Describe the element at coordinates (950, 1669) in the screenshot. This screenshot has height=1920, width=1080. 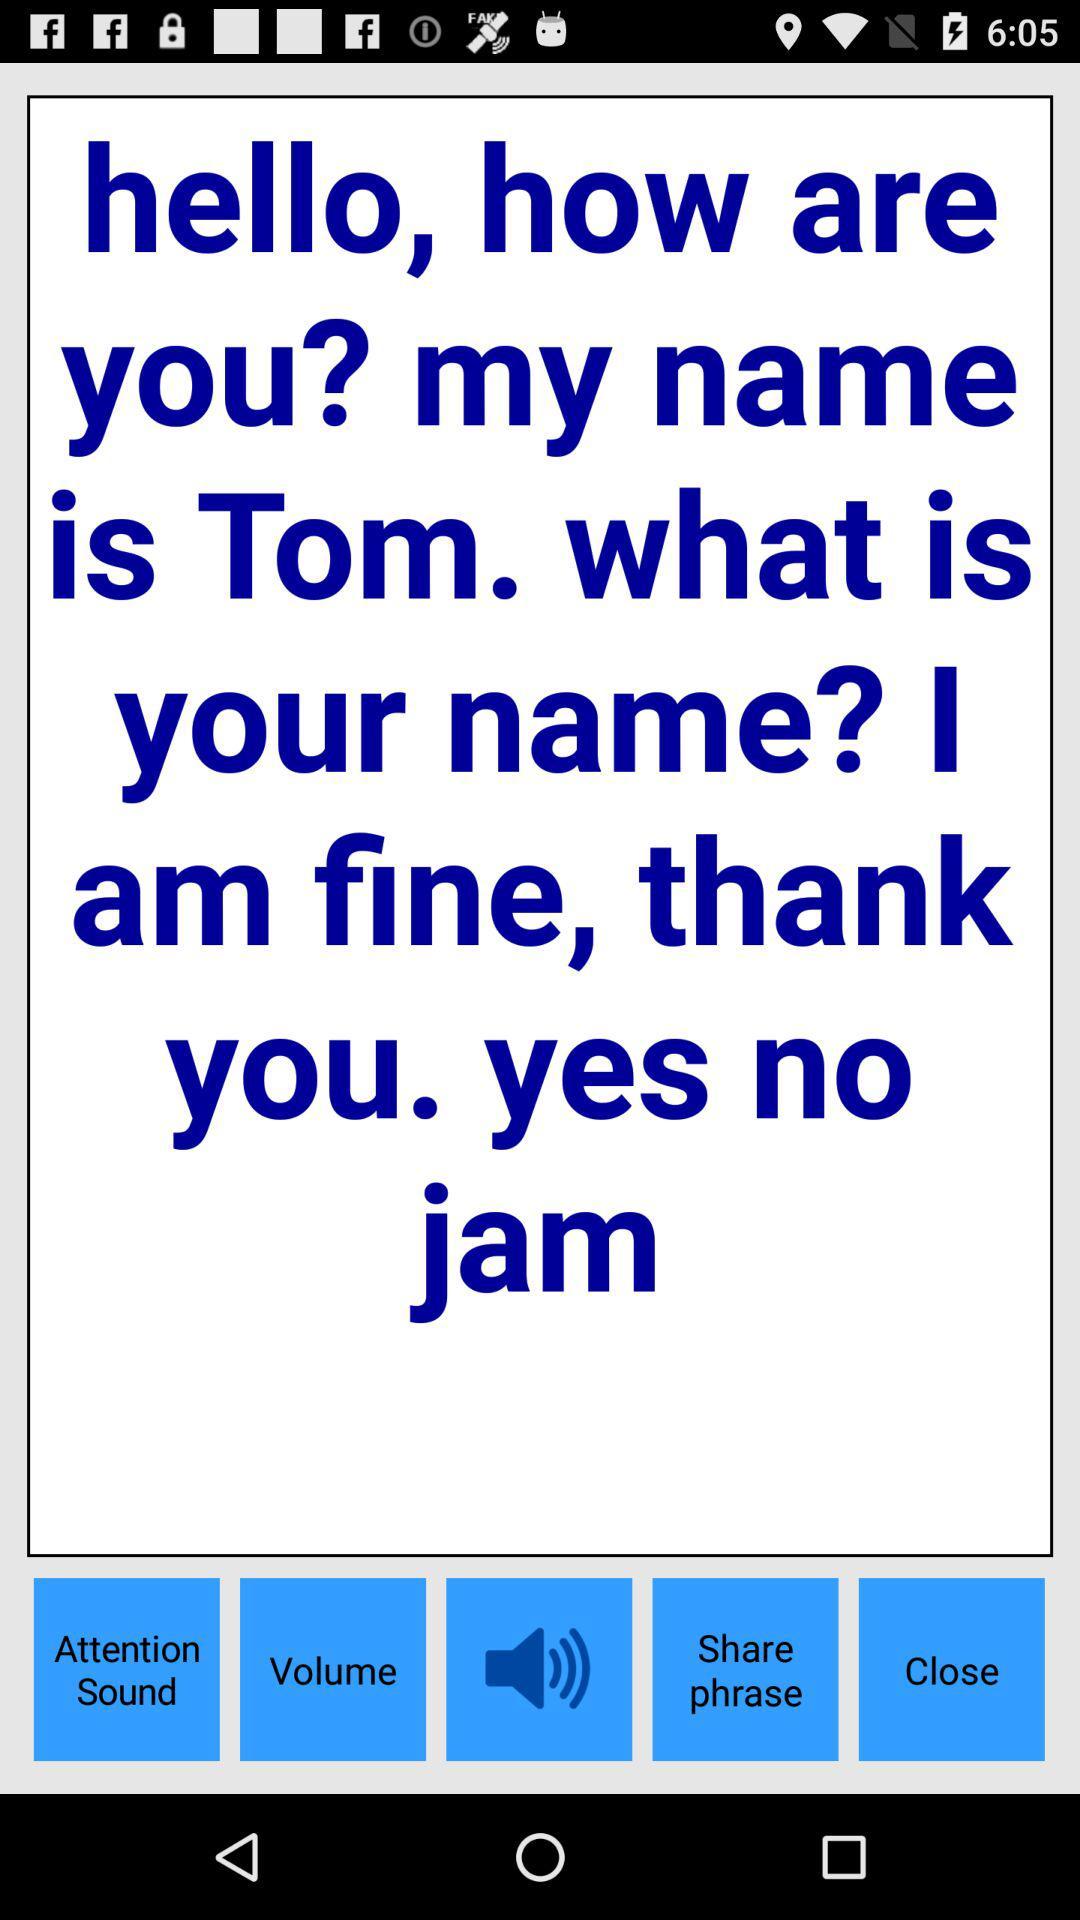
I see `the close icon` at that location.